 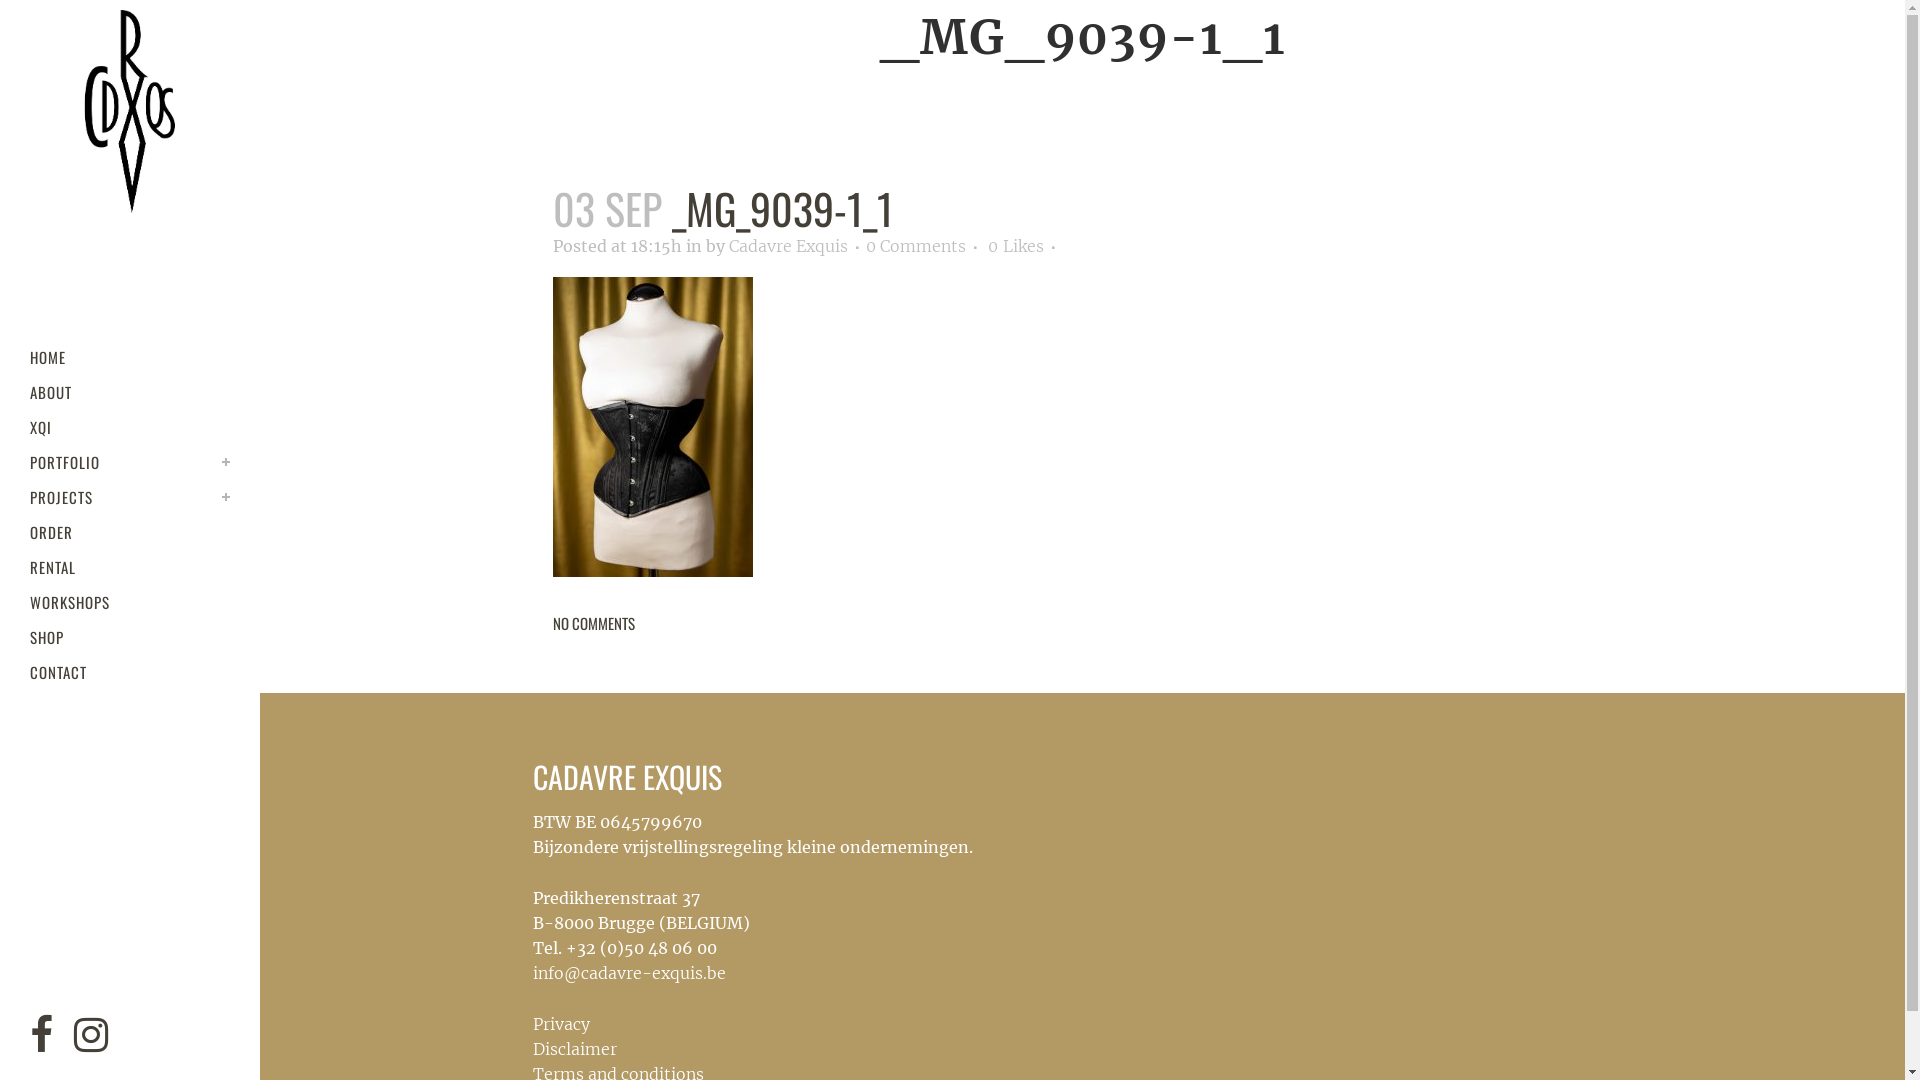 What do you see at coordinates (128, 426) in the screenshot?
I see `'XQI'` at bounding box center [128, 426].